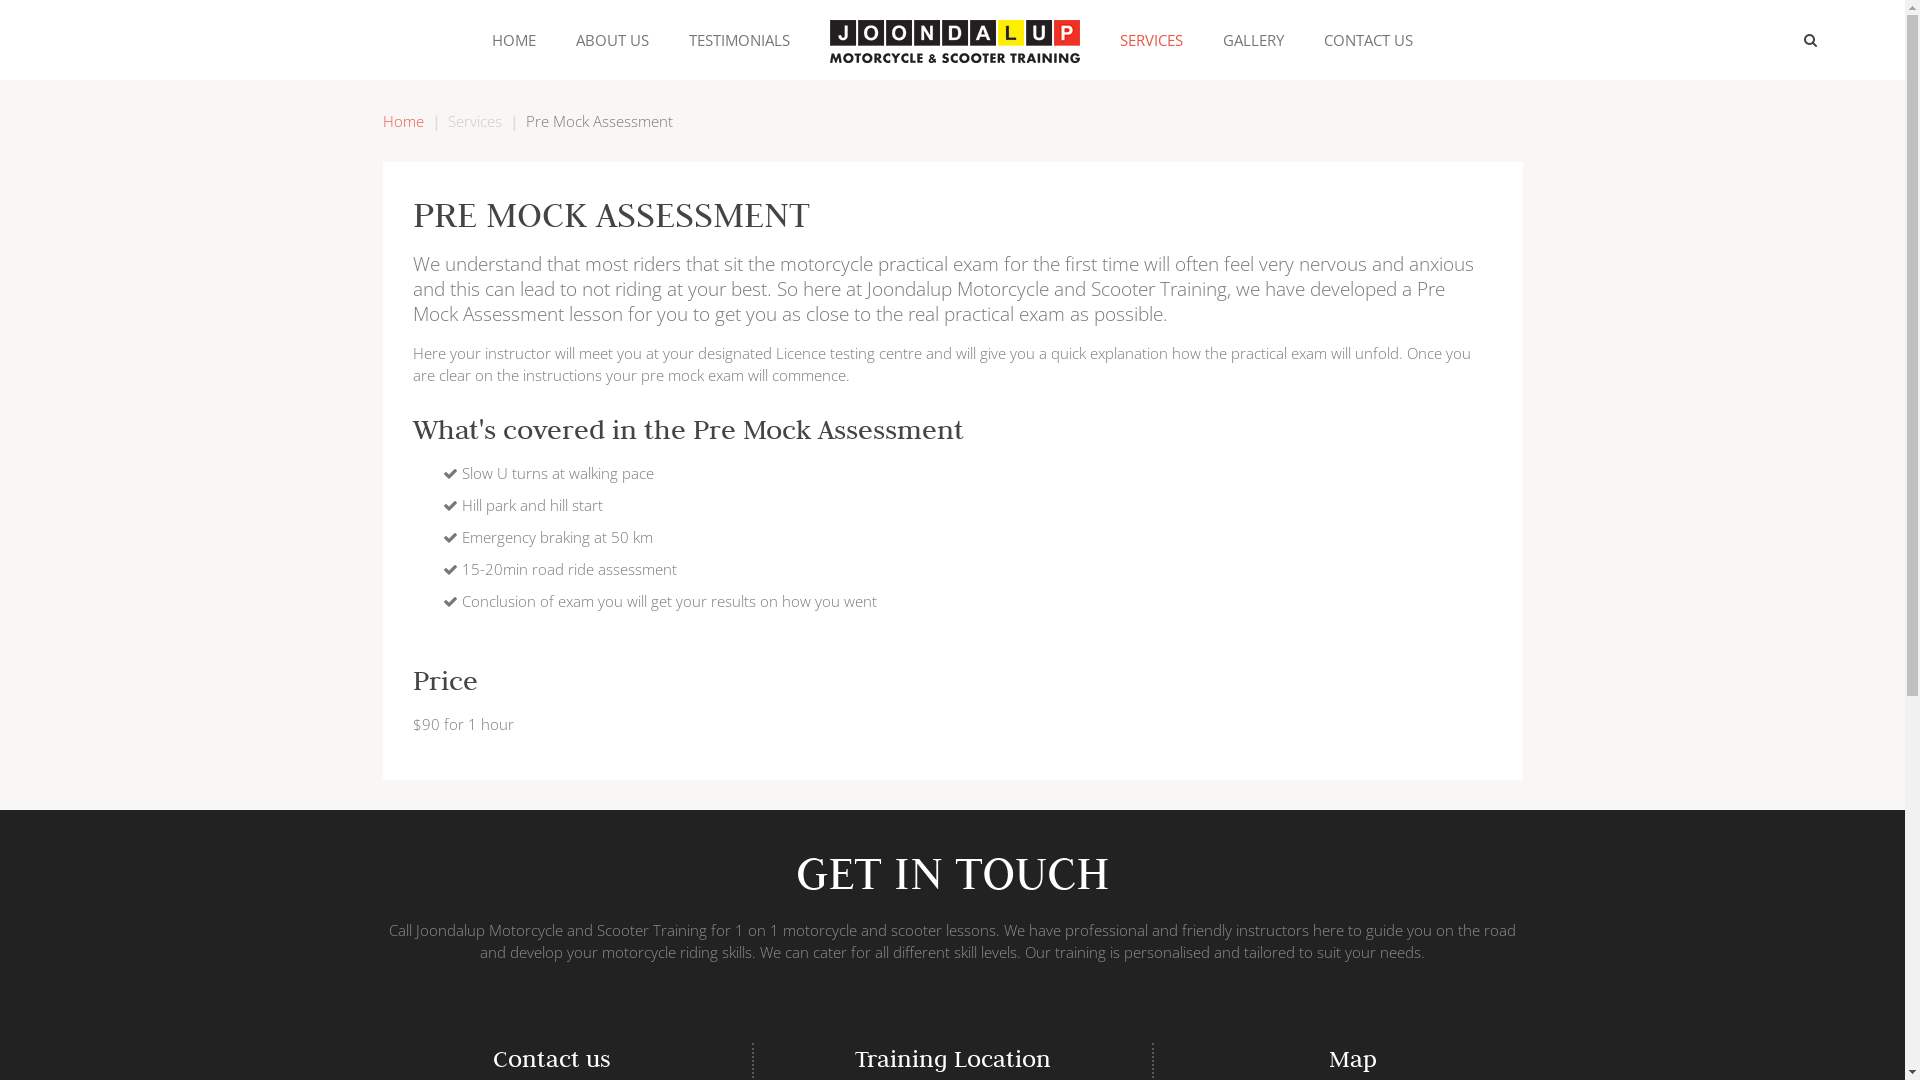  What do you see at coordinates (513, 39) in the screenshot?
I see `'HOME'` at bounding box center [513, 39].